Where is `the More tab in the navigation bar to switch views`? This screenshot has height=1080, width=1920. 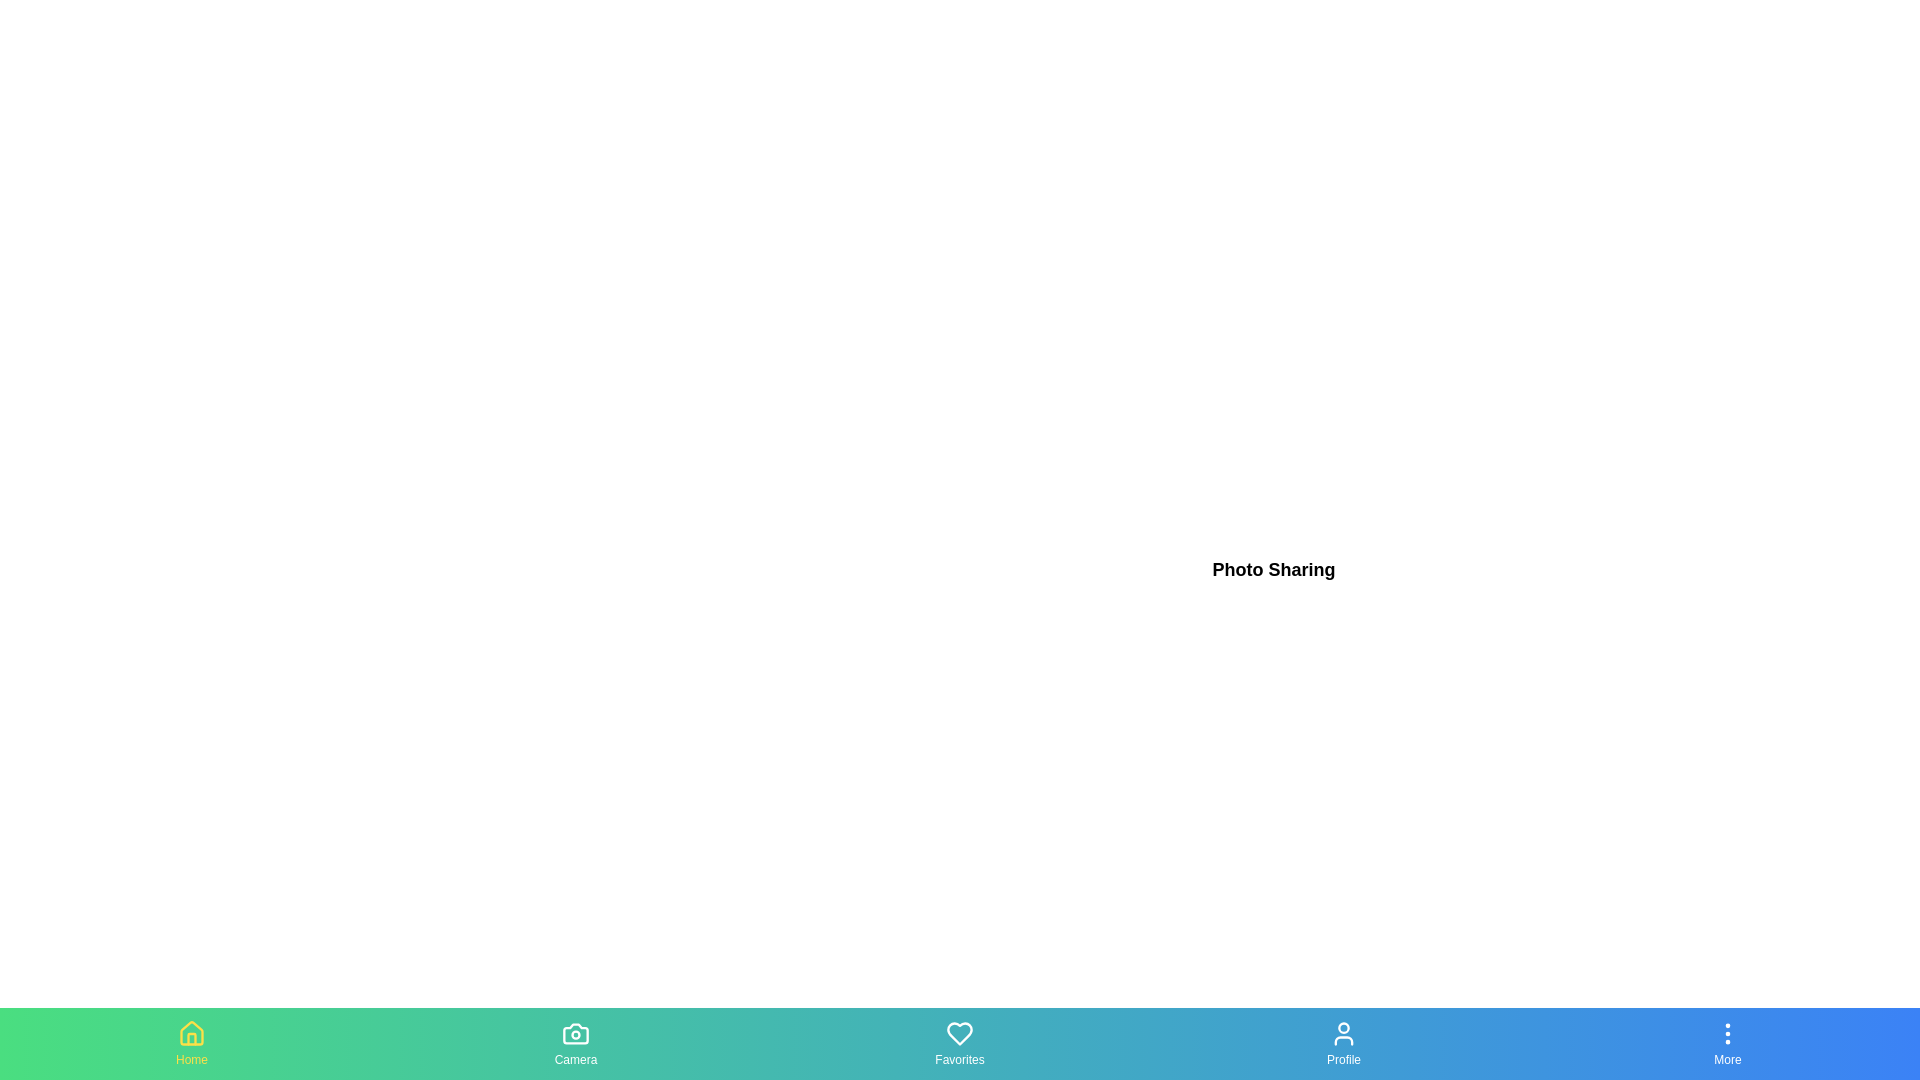
the More tab in the navigation bar to switch views is located at coordinates (1727, 1043).